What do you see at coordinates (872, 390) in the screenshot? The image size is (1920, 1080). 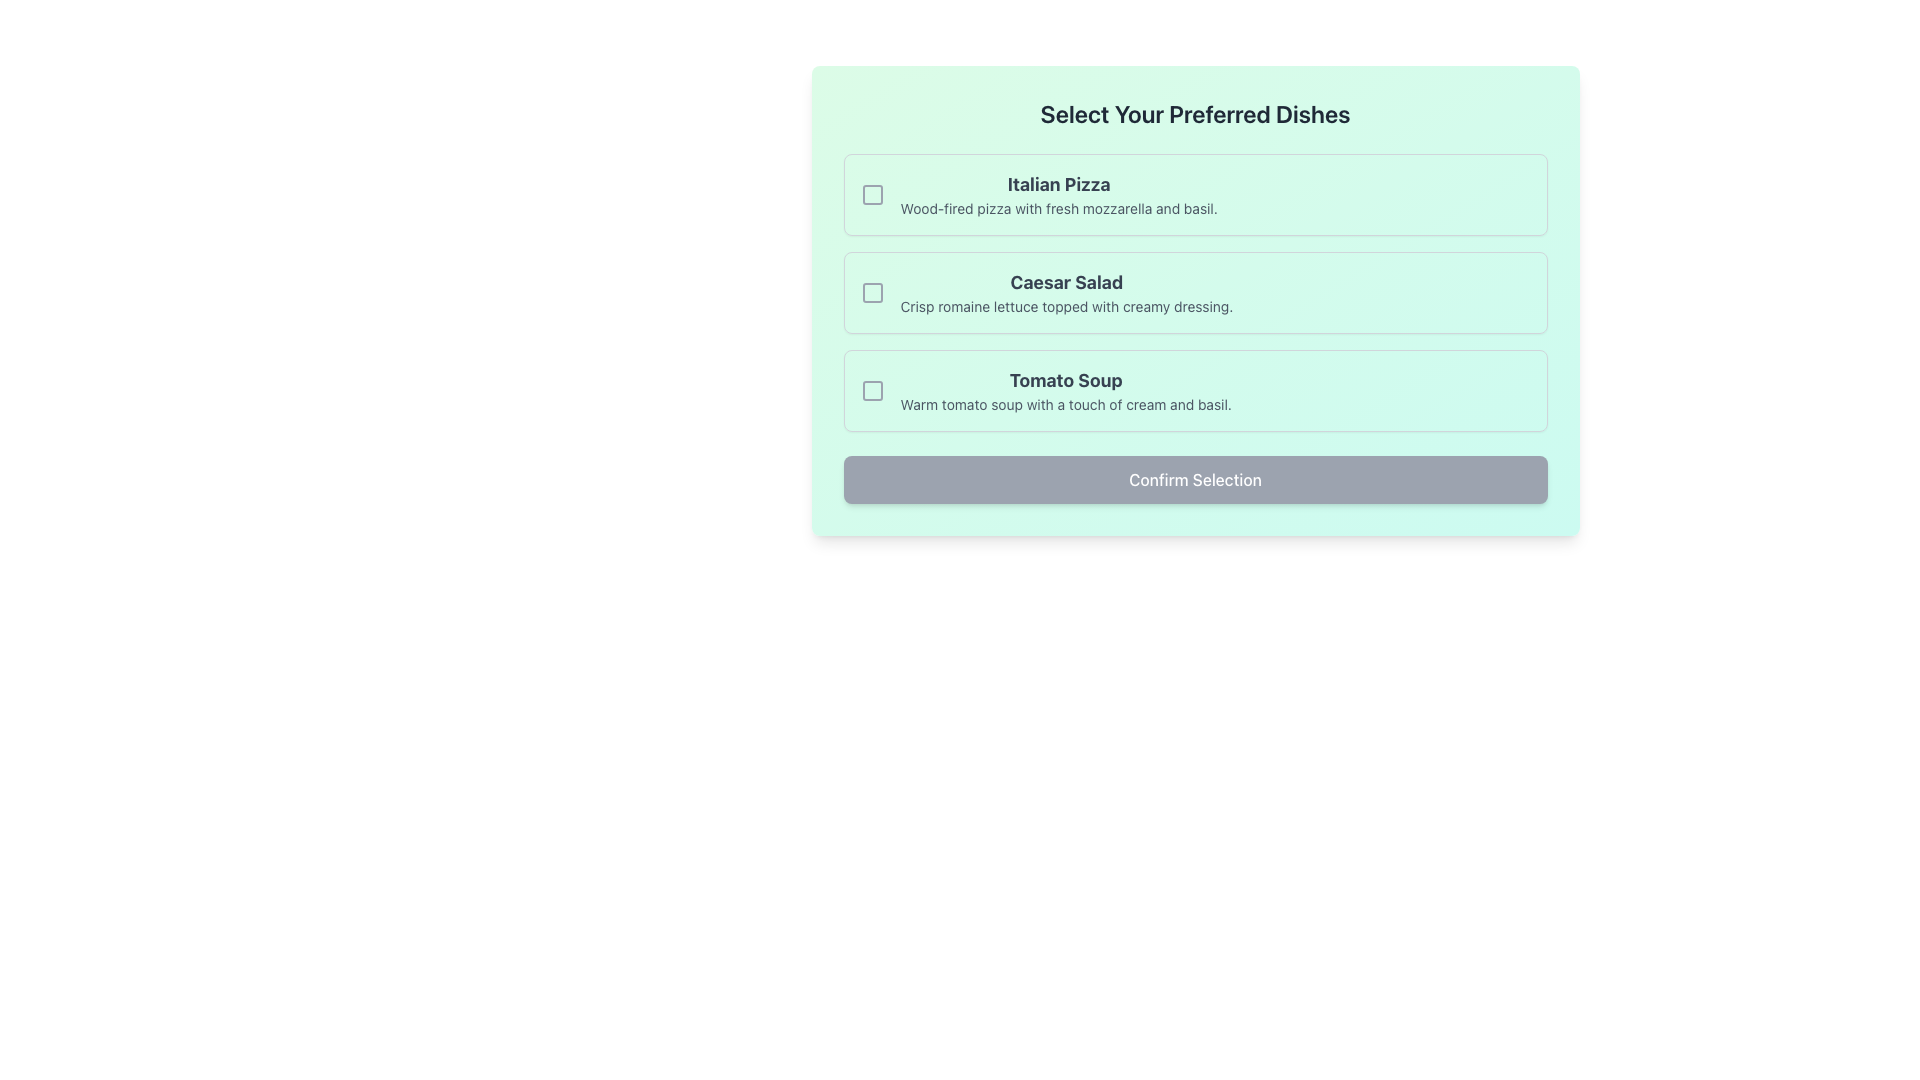 I see `the checkbox` at bounding box center [872, 390].